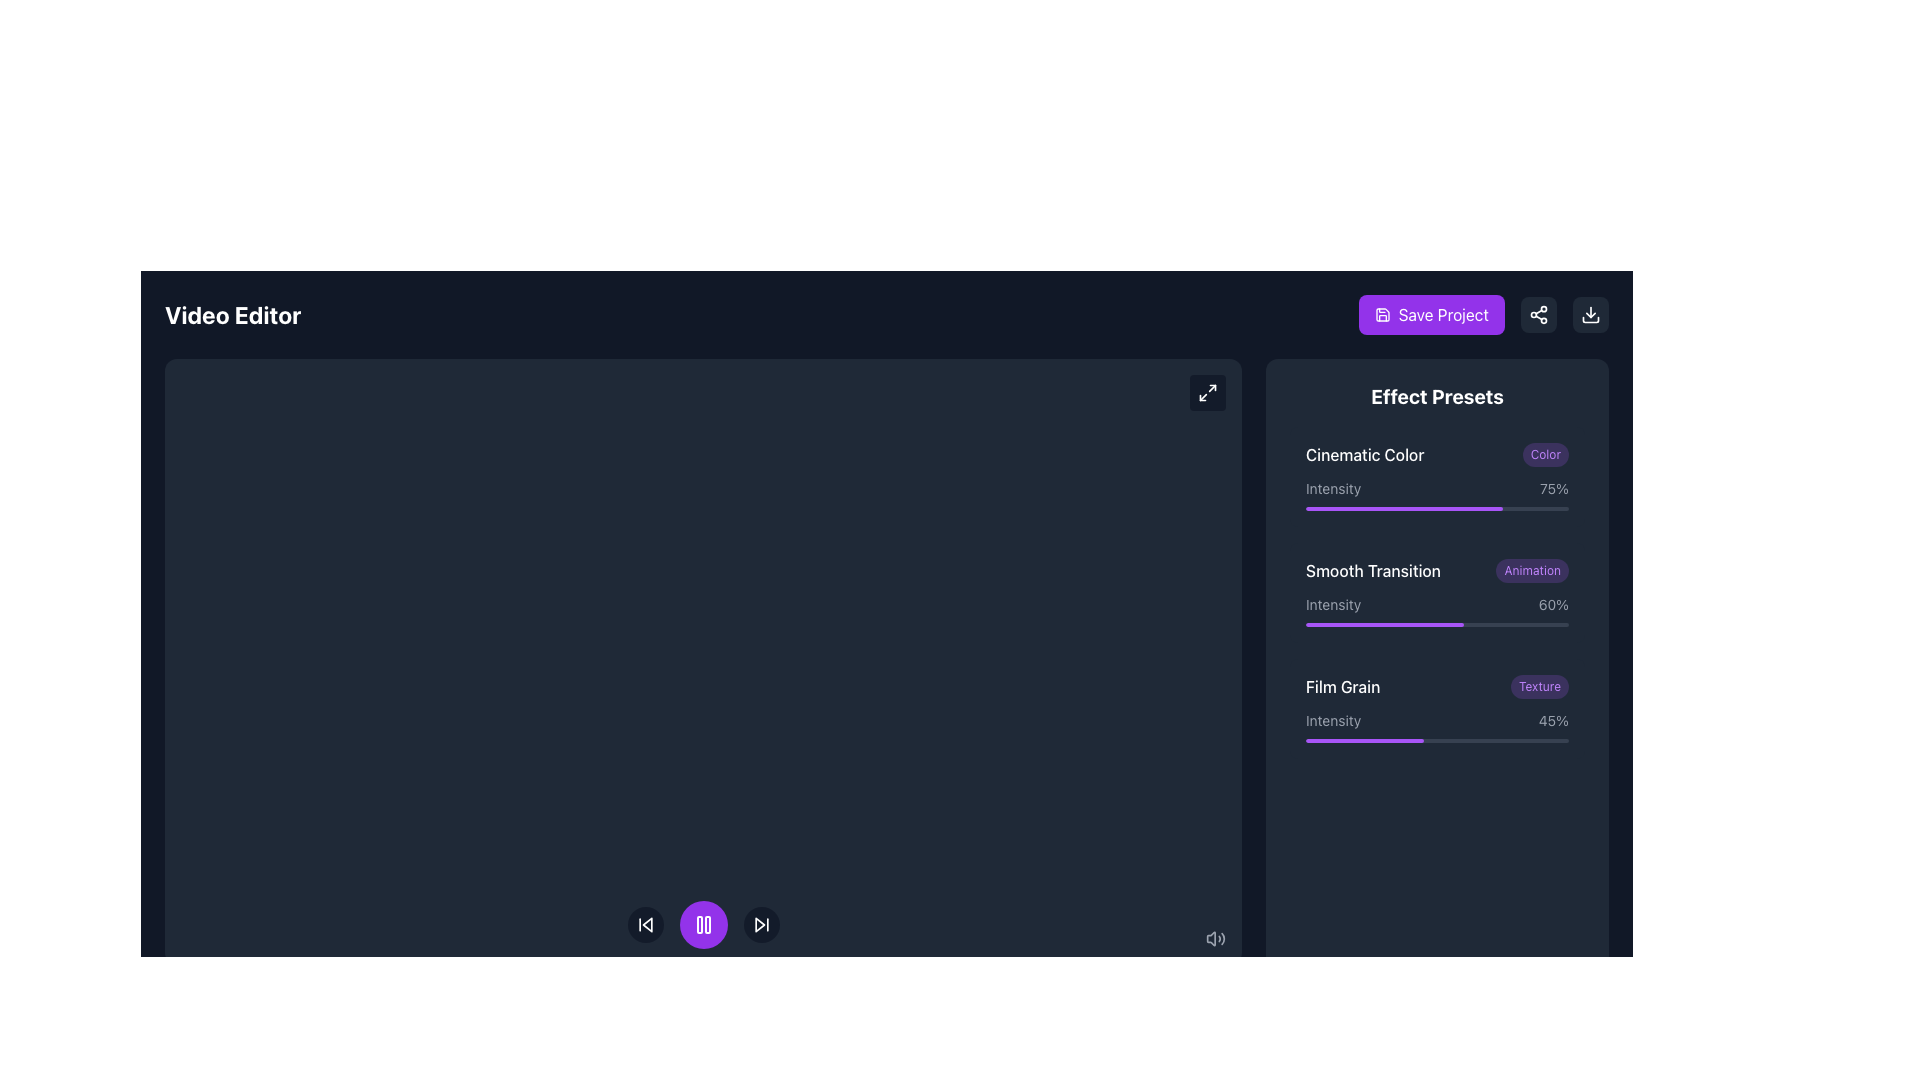 Image resolution: width=1920 pixels, height=1080 pixels. Describe the element at coordinates (1333, 604) in the screenshot. I see `the 'Intensity' text label, which is a small-sized label in light gray on a dark background located in the right-hand panel under the 'Smooth Transition' section` at that location.